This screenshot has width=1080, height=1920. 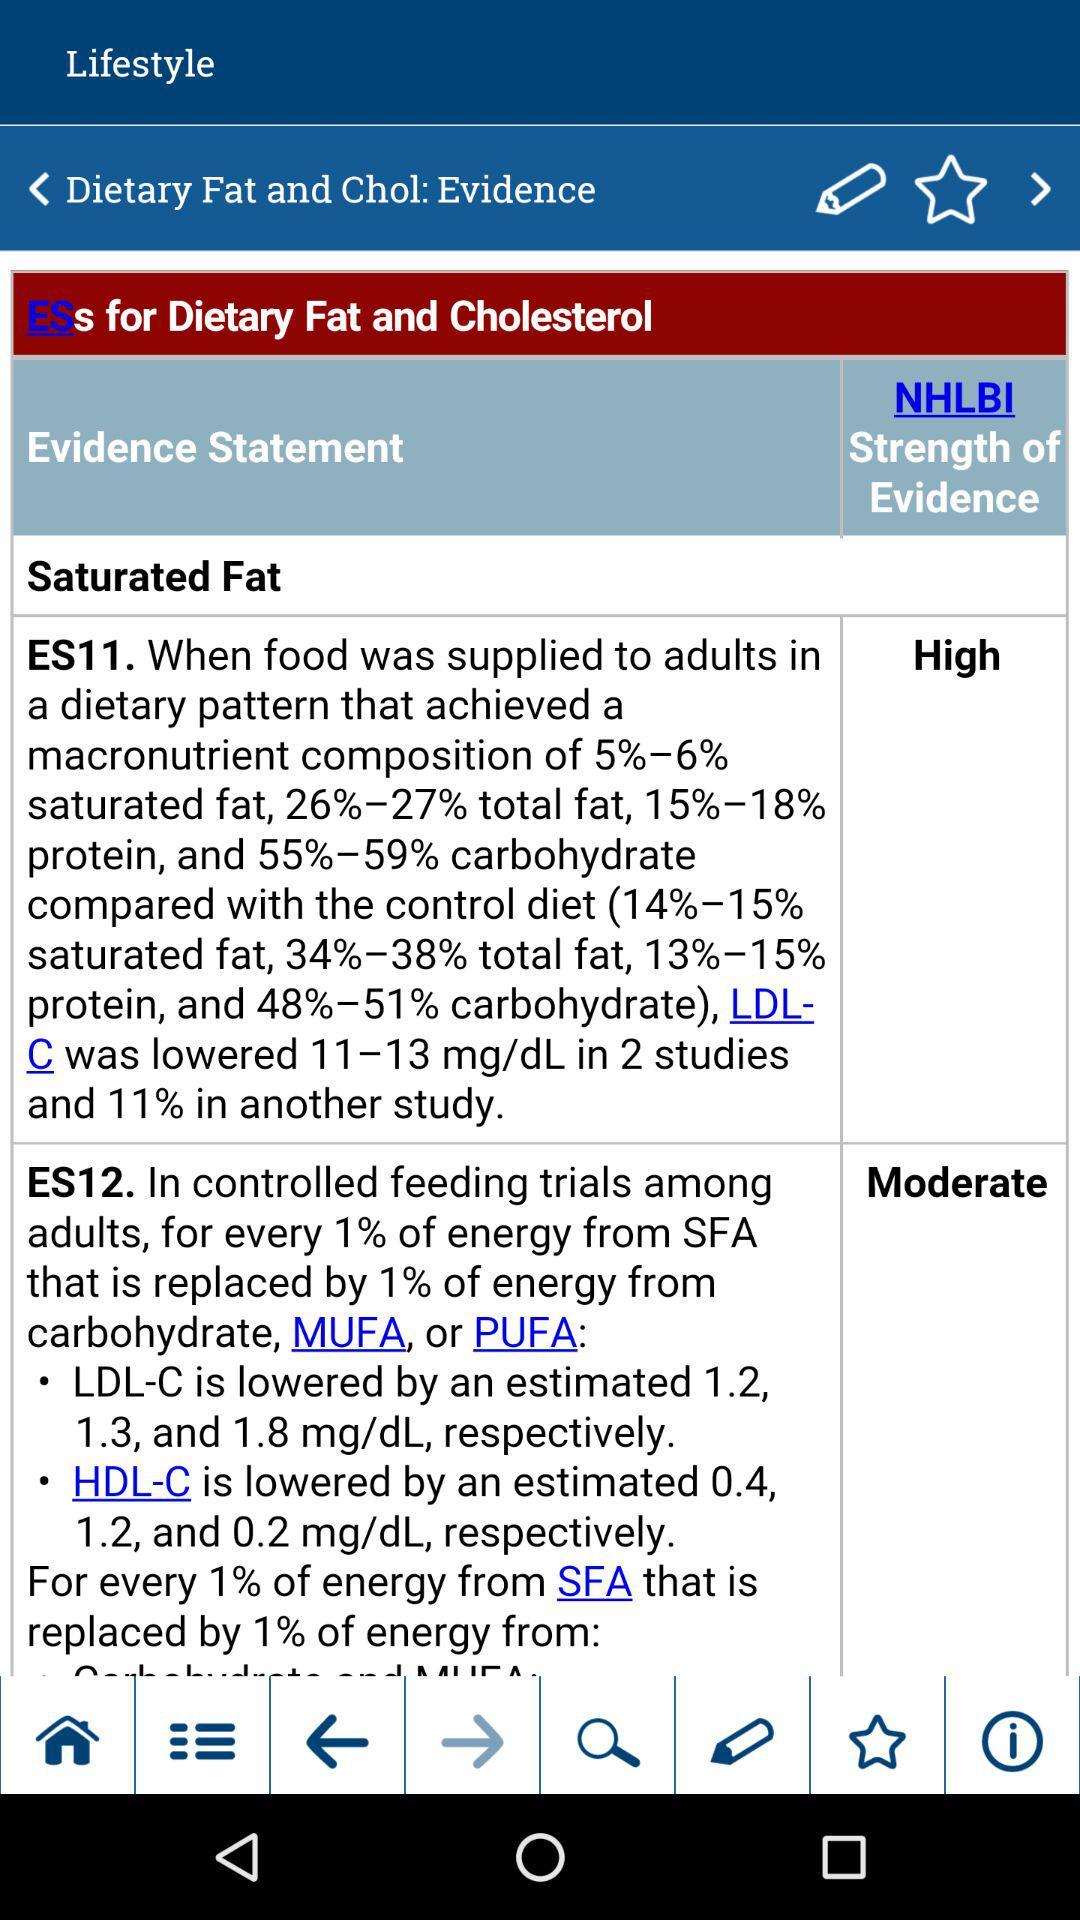 What do you see at coordinates (39, 188) in the screenshot?
I see `previous` at bounding box center [39, 188].